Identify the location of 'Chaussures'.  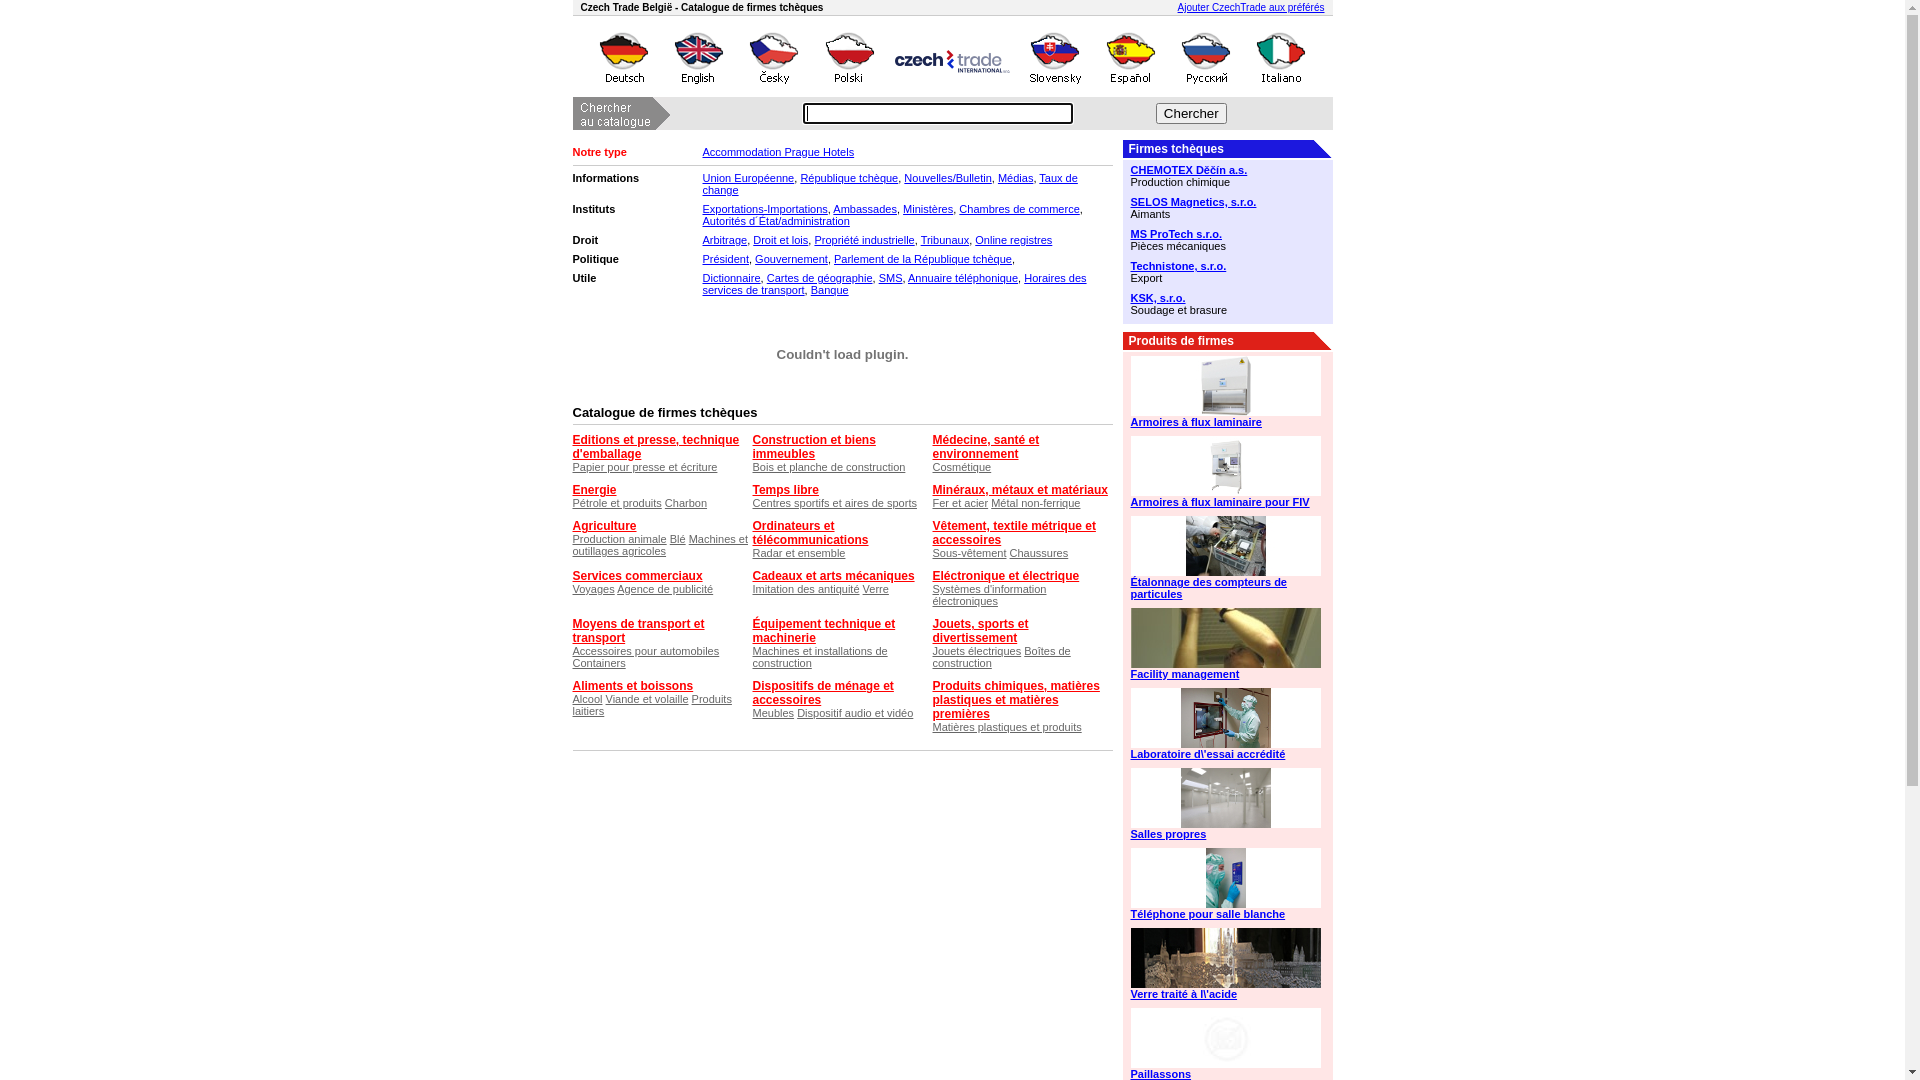
(1039, 552).